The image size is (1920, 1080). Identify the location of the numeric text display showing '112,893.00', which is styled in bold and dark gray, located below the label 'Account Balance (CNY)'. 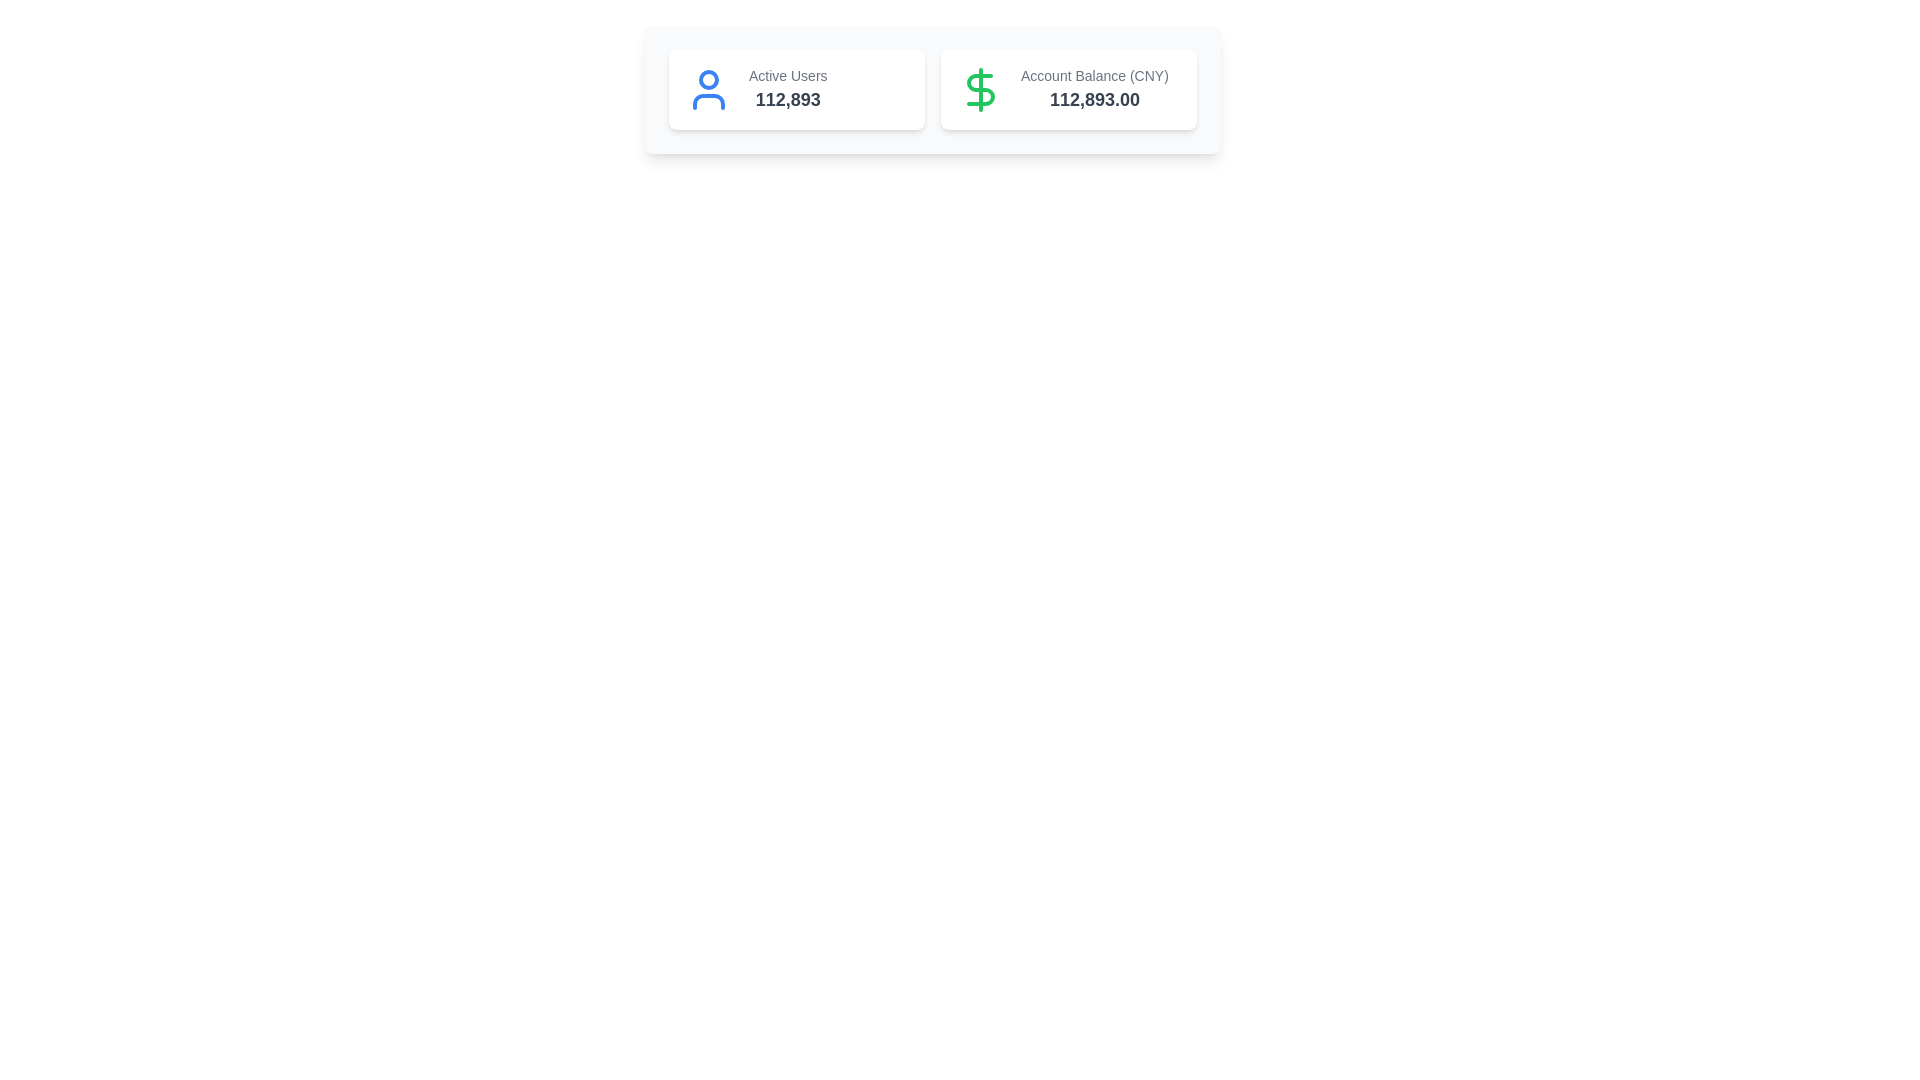
(1093, 100).